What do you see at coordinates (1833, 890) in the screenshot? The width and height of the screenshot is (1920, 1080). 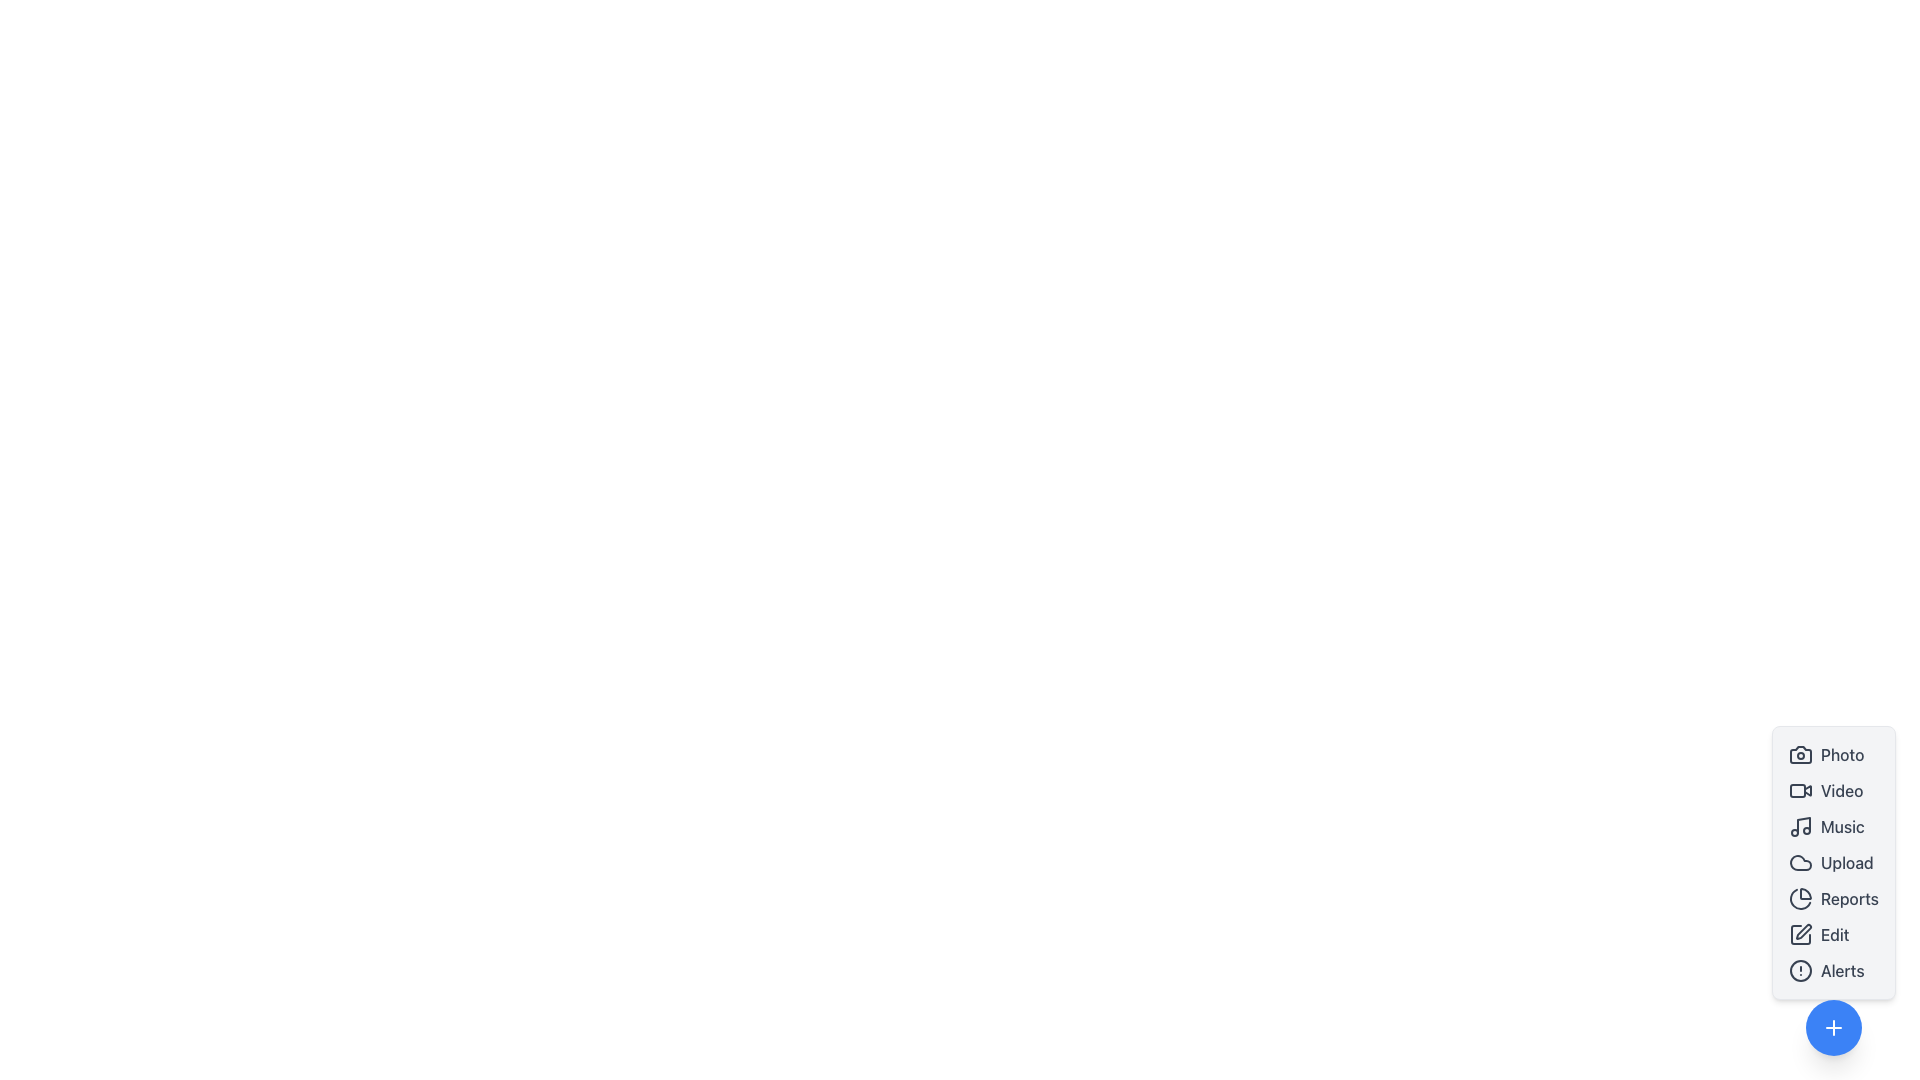 I see `the fifth interactive text button with an icon in the sidebar` at bounding box center [1833, 890].